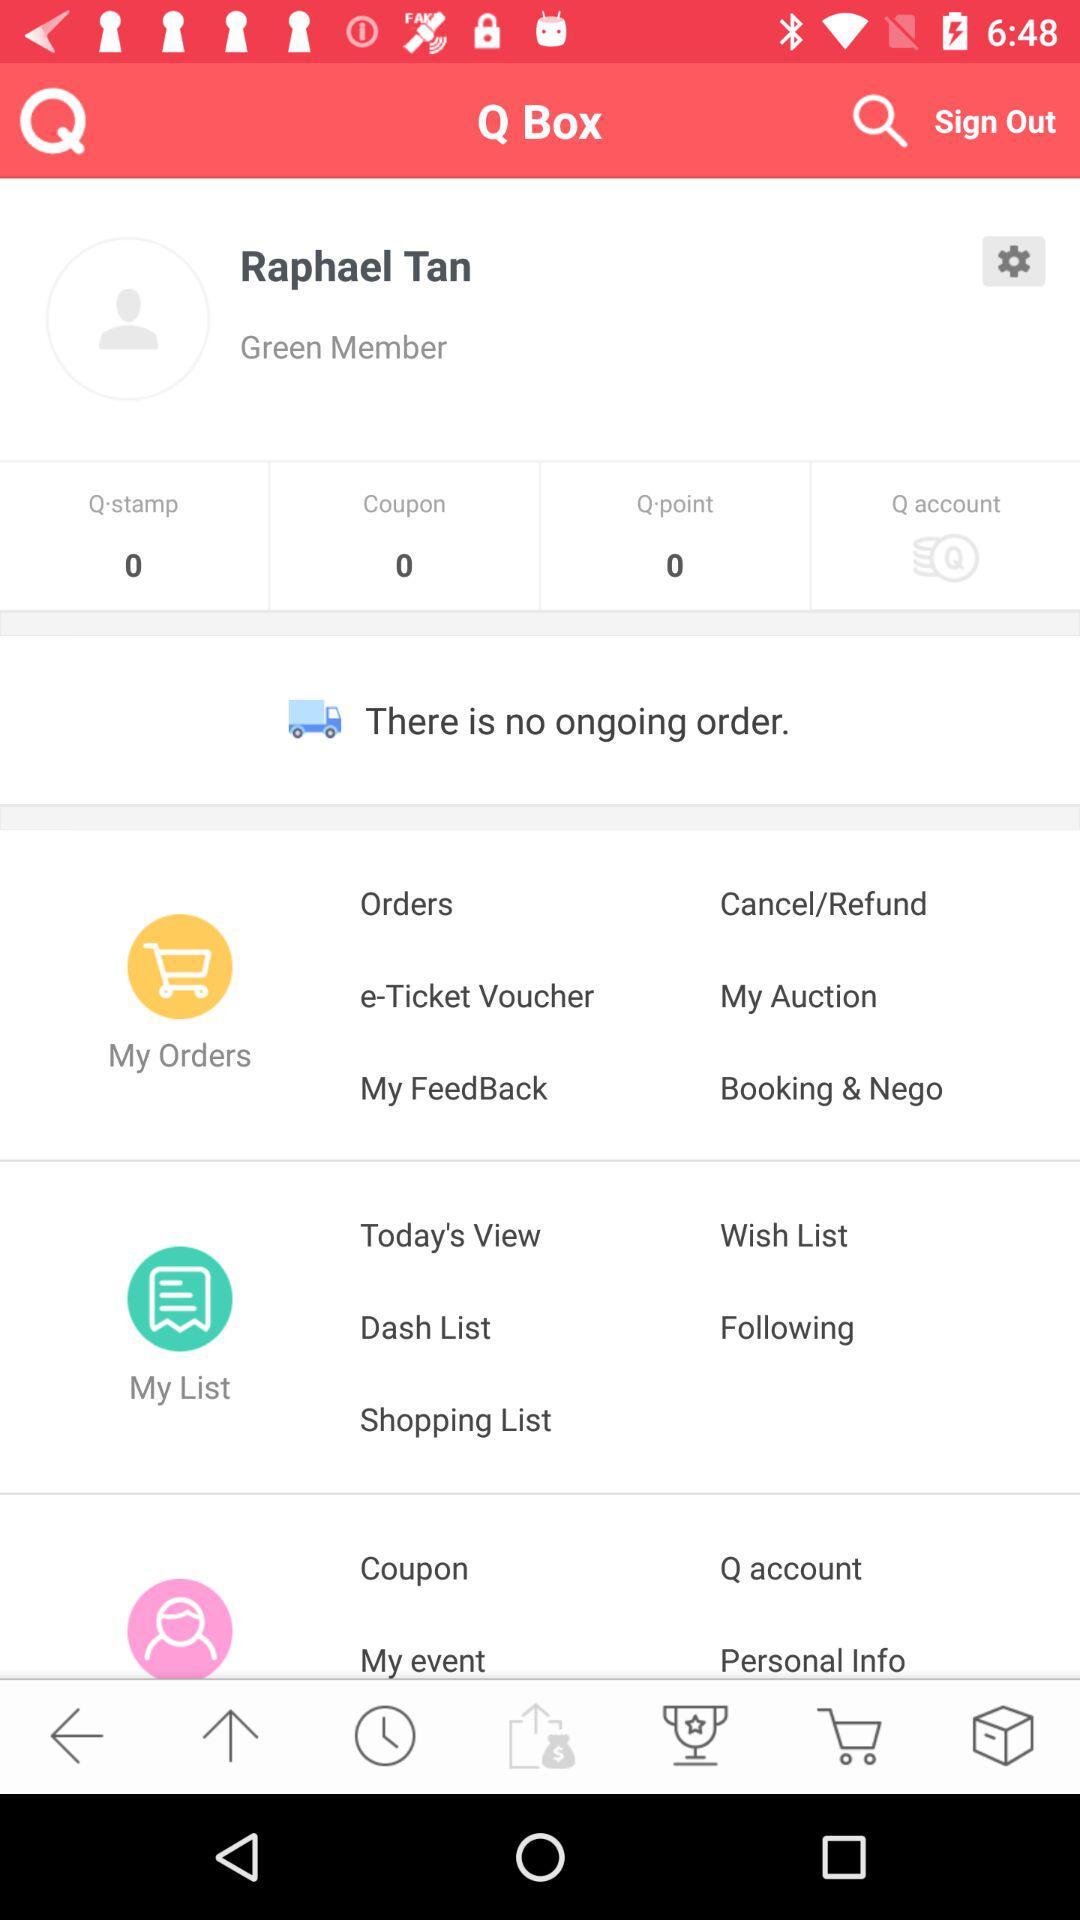 Image resolution: width=1080 pixels, height=1920 pixels. What do you see at coordinates (1014, 260) in the screenshot?
I see `open settings` at bounding box center [1014, 260].